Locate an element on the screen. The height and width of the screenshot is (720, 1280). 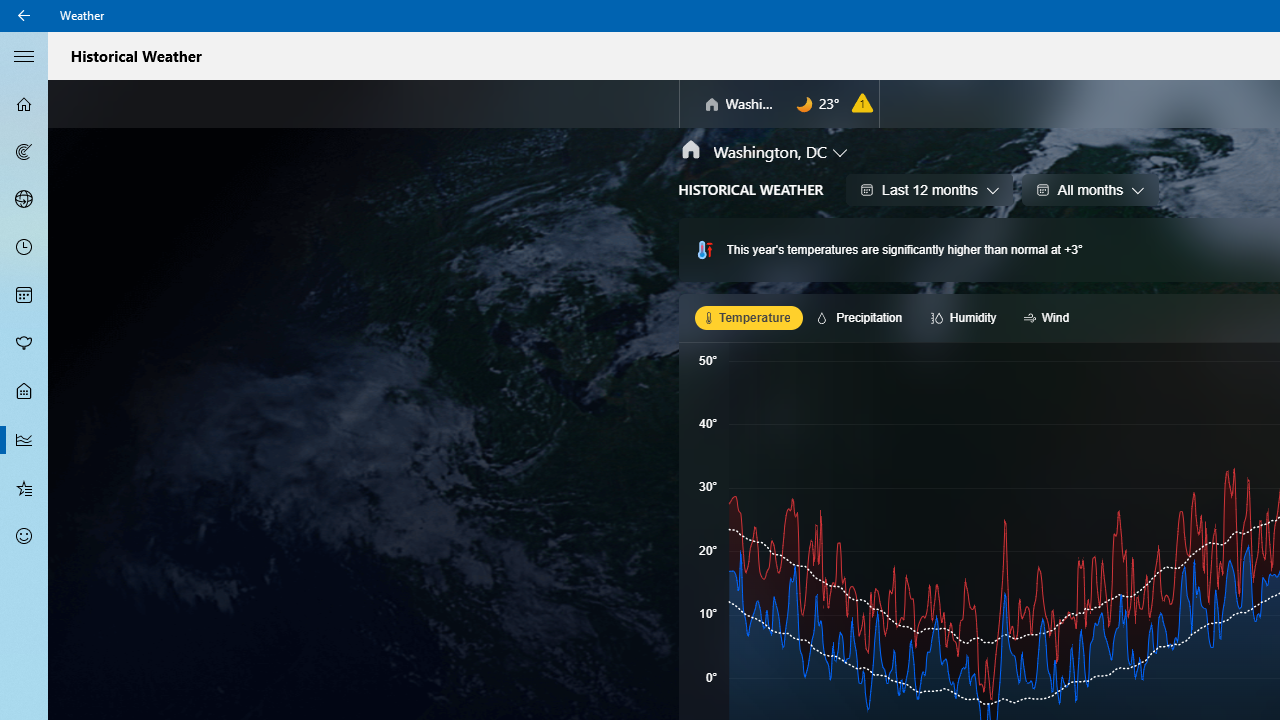
'Forecast - Not Selected' is located at coordinates (24, 104).